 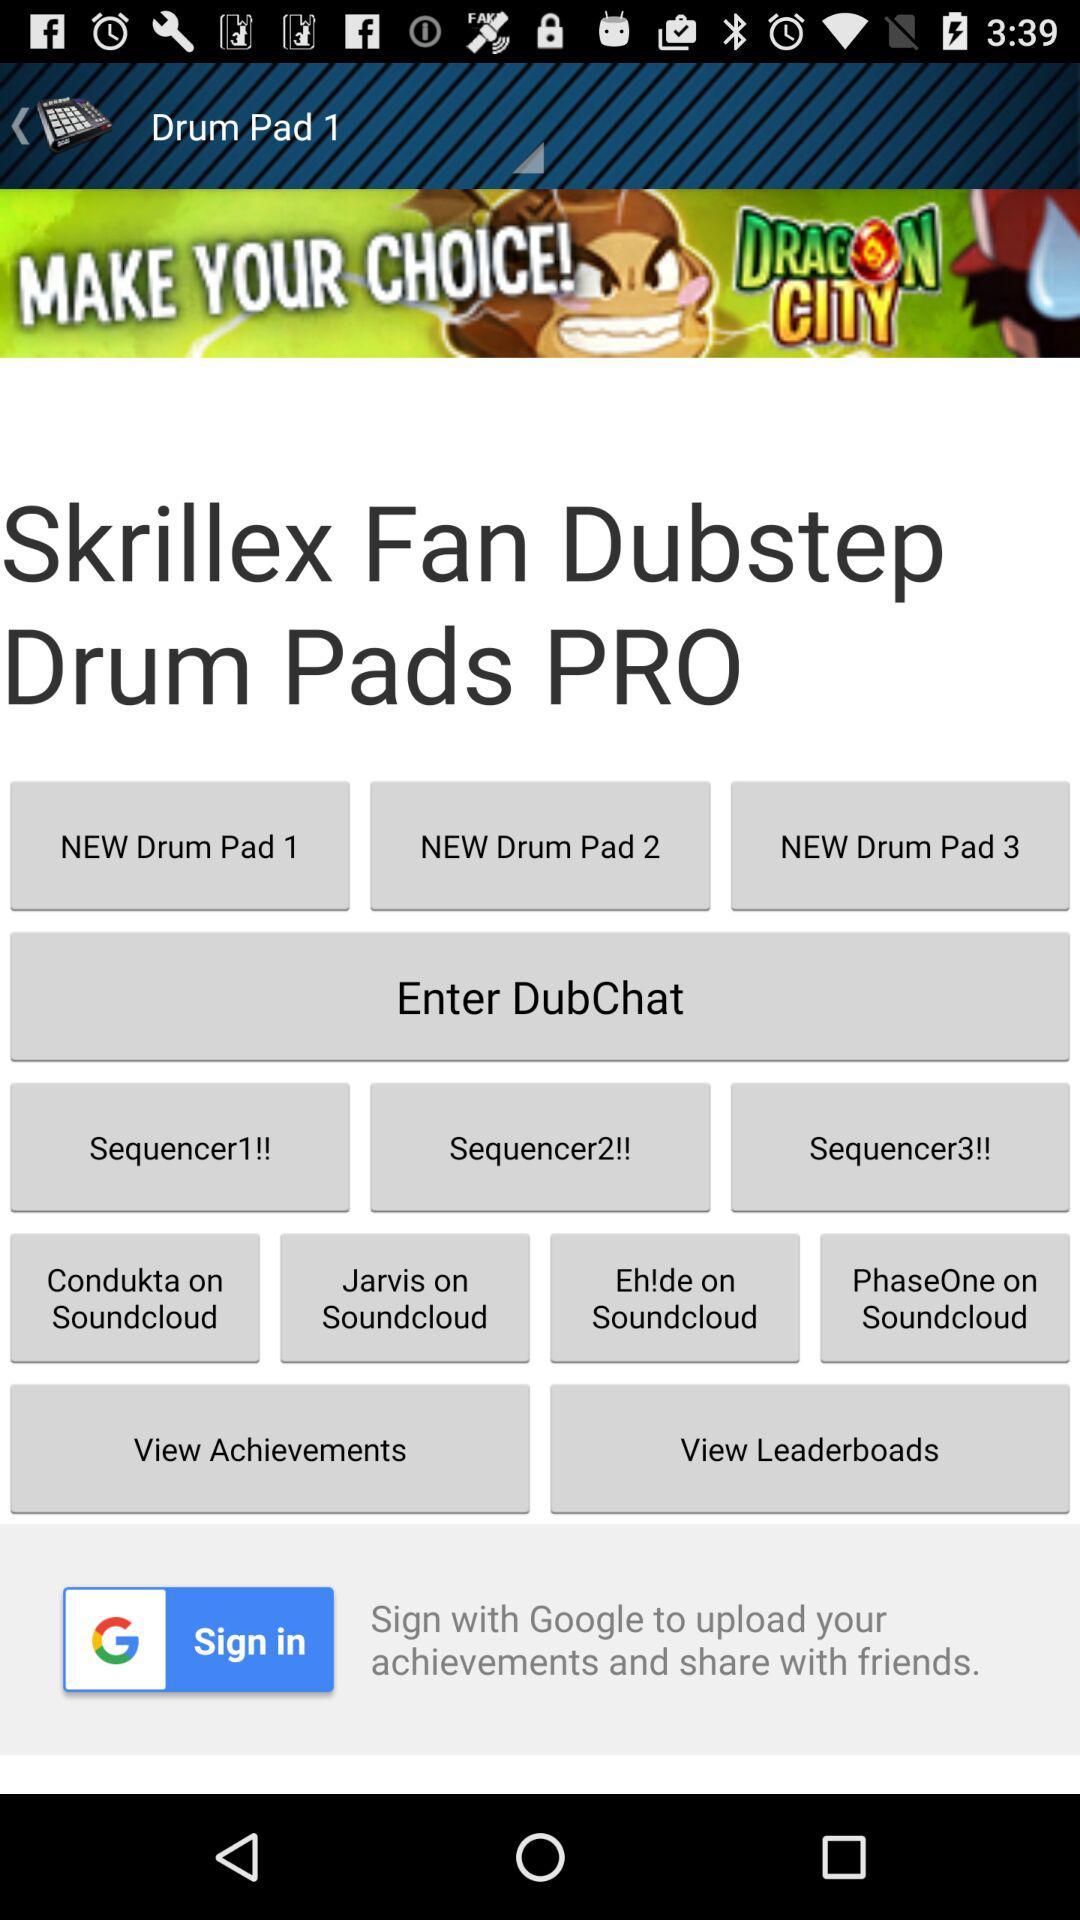 I want to click on item next to the jarvis on soundcloud button, so click(x=810, y=1448).